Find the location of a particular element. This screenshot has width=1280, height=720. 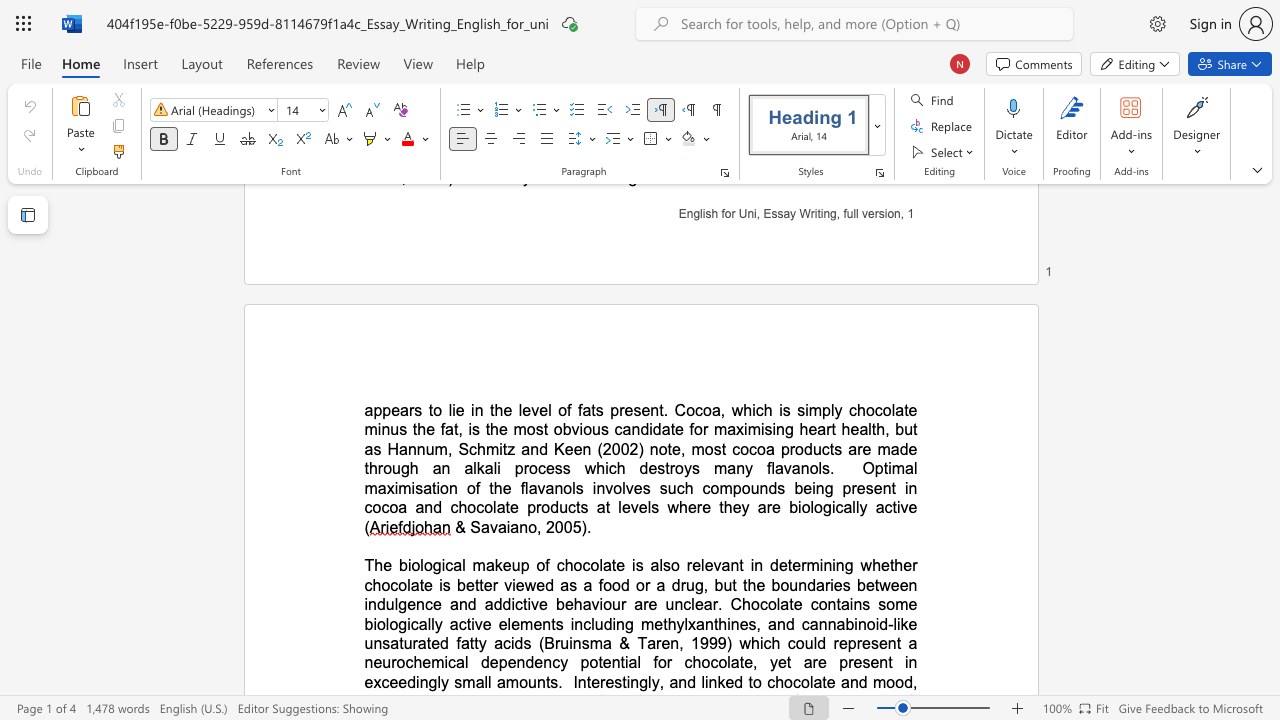

the subset text "unds being present in cocoa and chocolate produc" within the text "Optimal maximisation of the flavanols involves such compounds being present in cocoa and chocolate products at levels where they are biologically" is located at coordinates (749, 488).